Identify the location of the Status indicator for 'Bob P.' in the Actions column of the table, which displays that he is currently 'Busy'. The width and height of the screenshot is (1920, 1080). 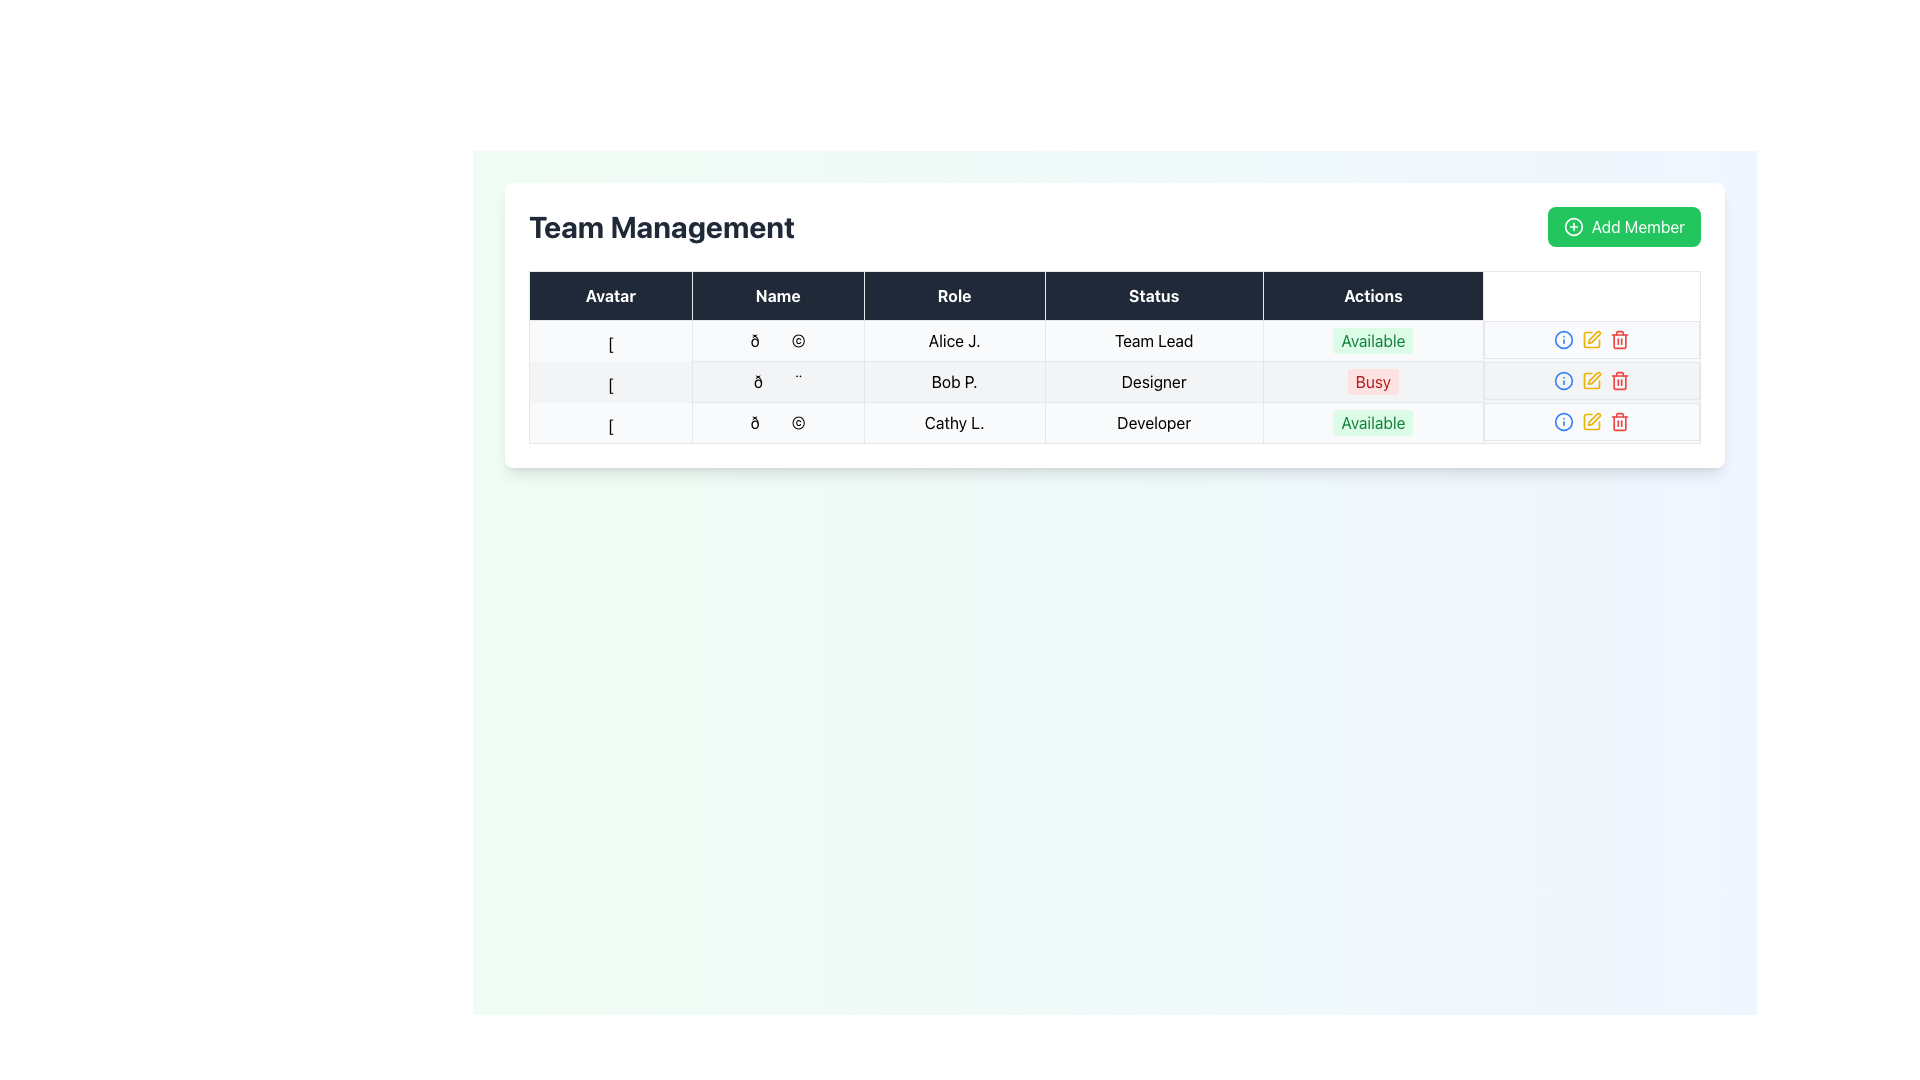
(1372, 381).